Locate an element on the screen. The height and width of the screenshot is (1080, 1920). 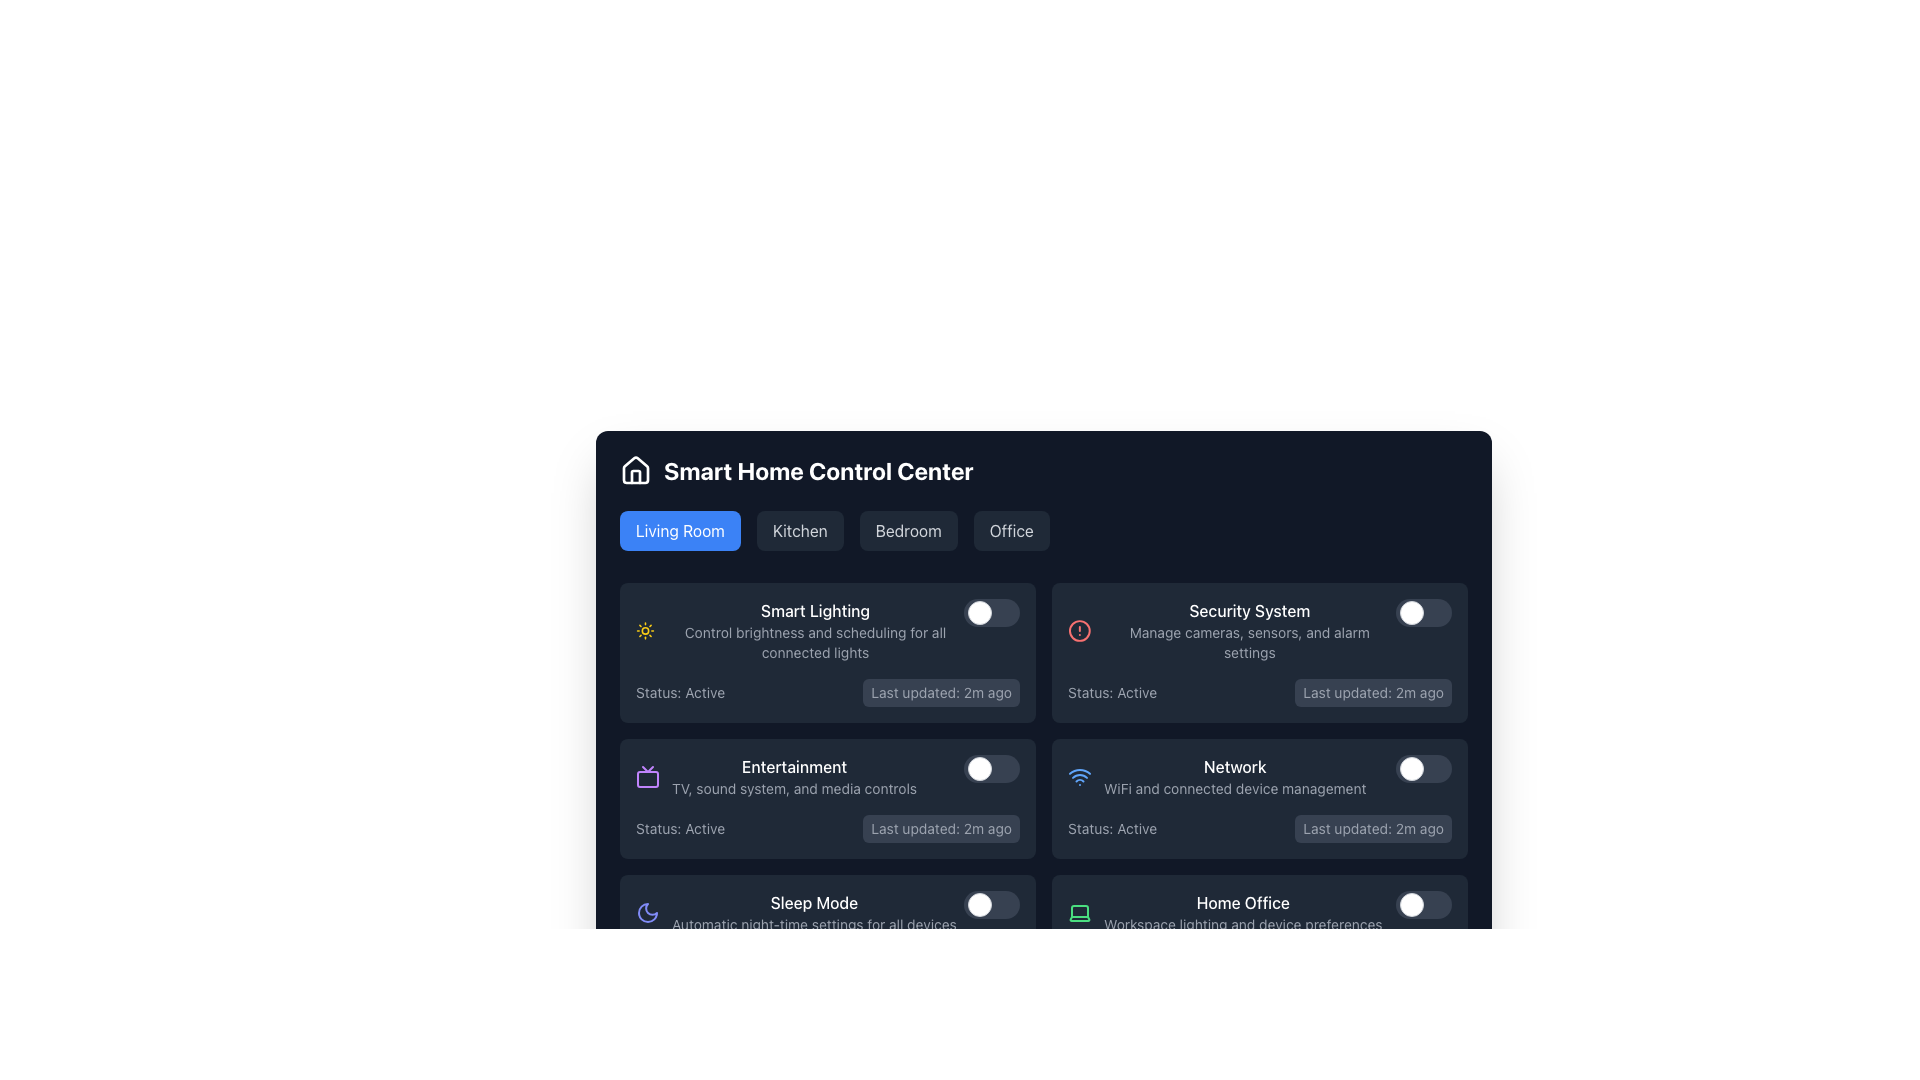
the decorative moon icon representing the 'Sleep Mode' functionality located in the bottom row of options within the 'Living Room' tab section is located at coordinates (648, 913).